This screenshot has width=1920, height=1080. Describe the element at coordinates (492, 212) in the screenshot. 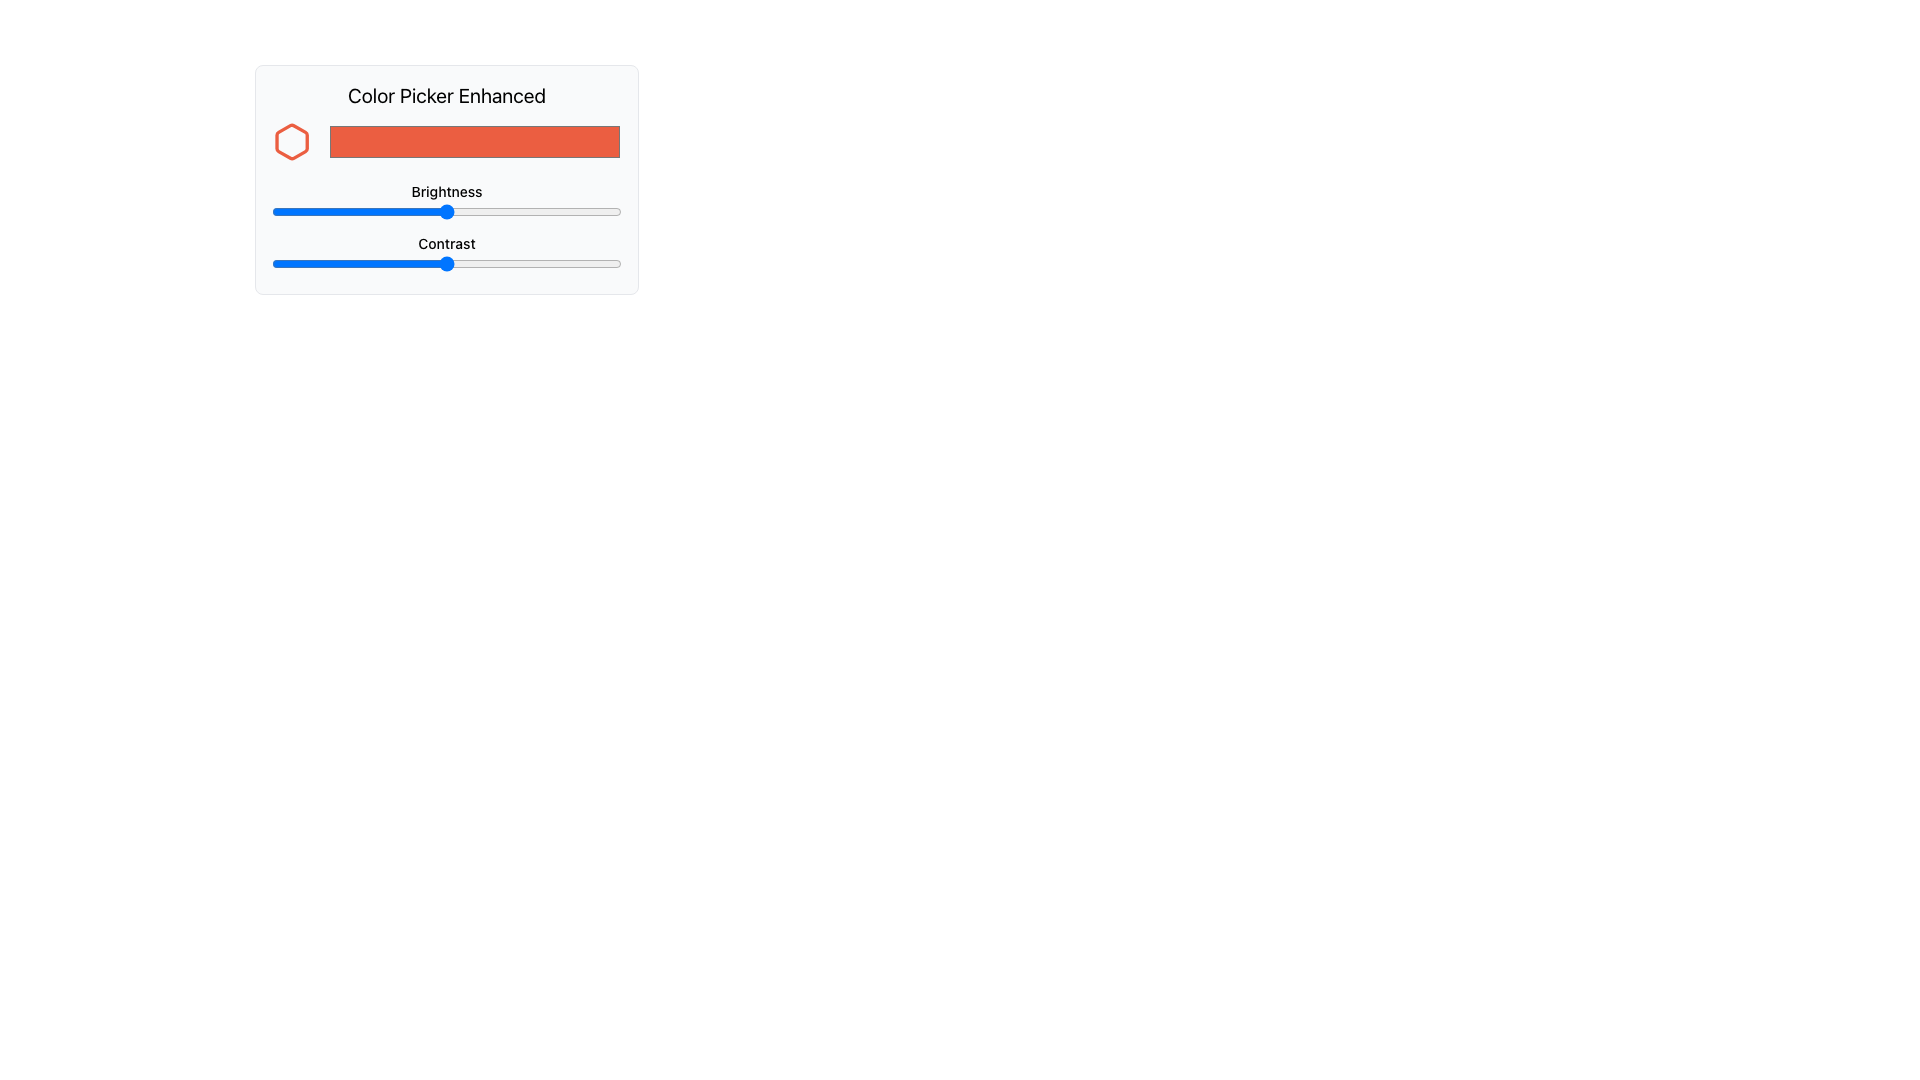

I see `brightness` at that location.